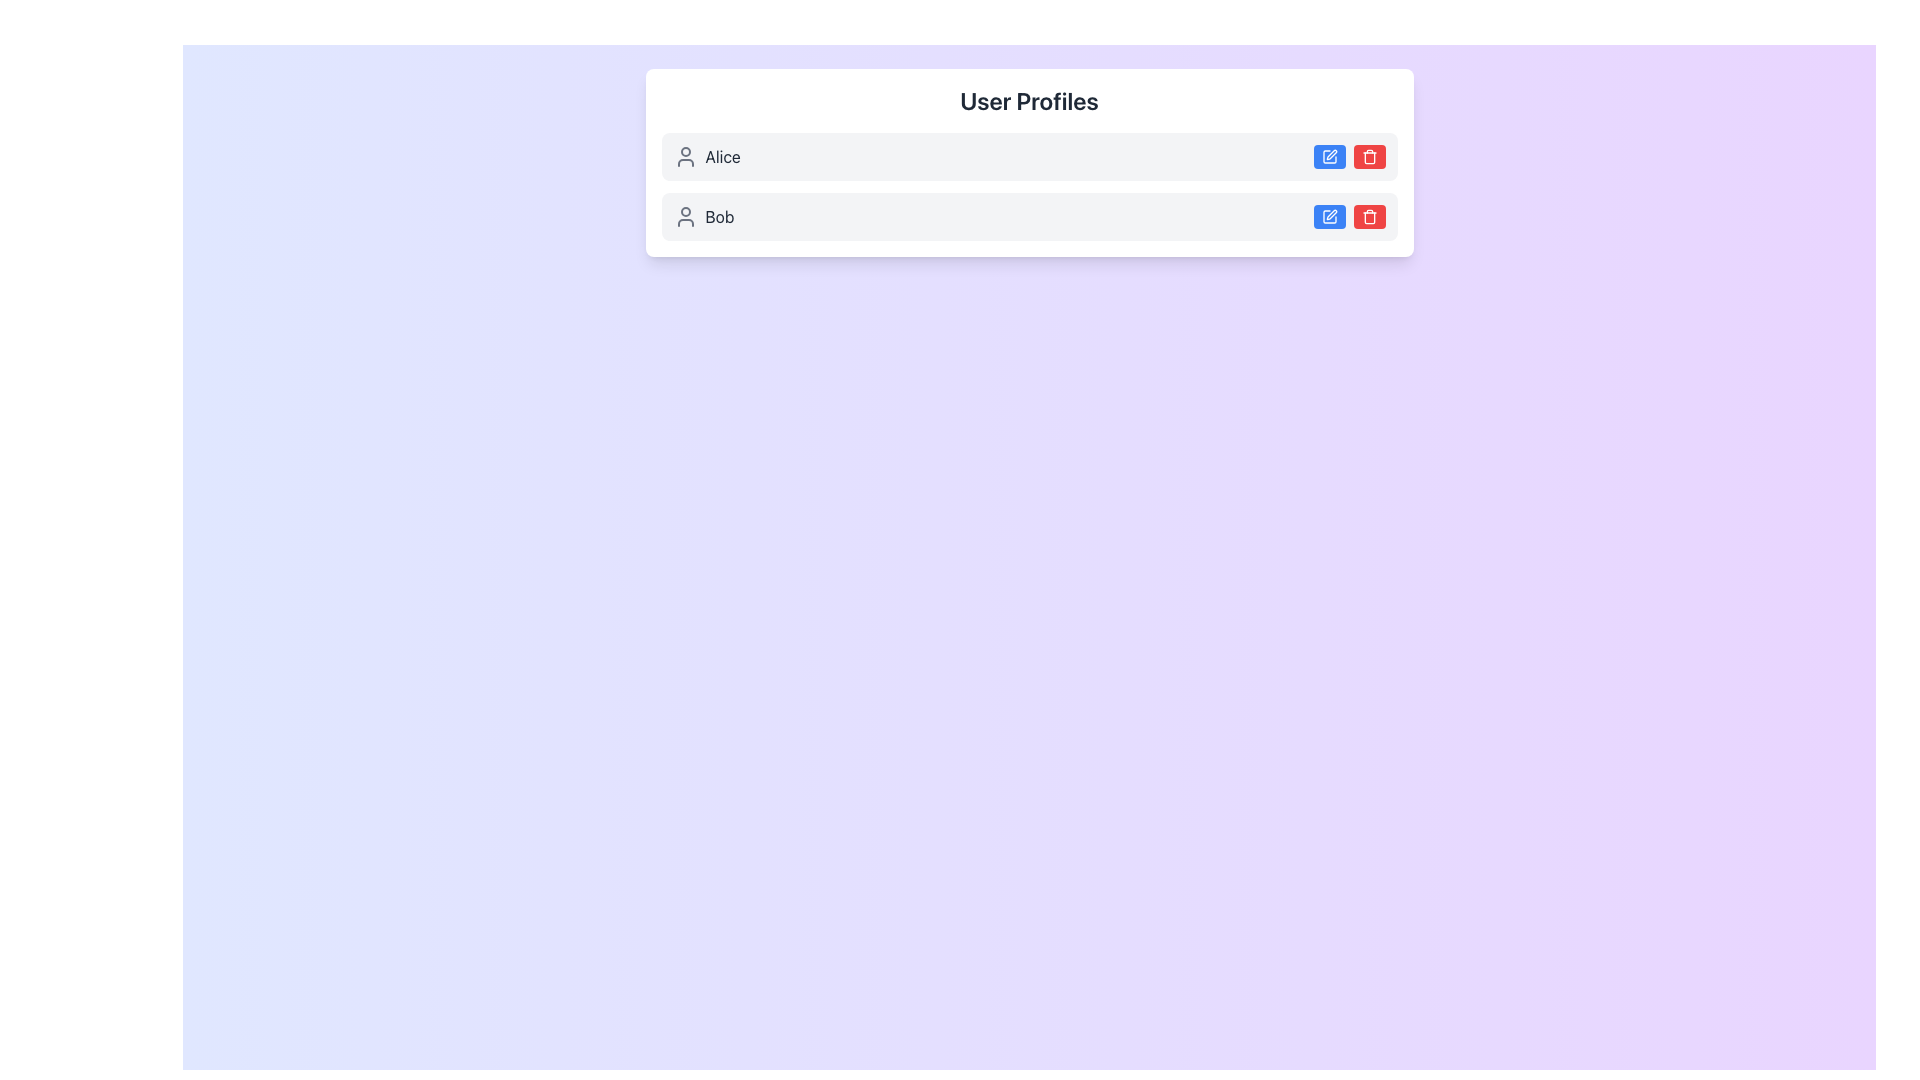  Describe the element at coordinates (1329, 156) in the screenshot. I see `the edit button for user Bob, located in the second row of the user profile list` at that location.